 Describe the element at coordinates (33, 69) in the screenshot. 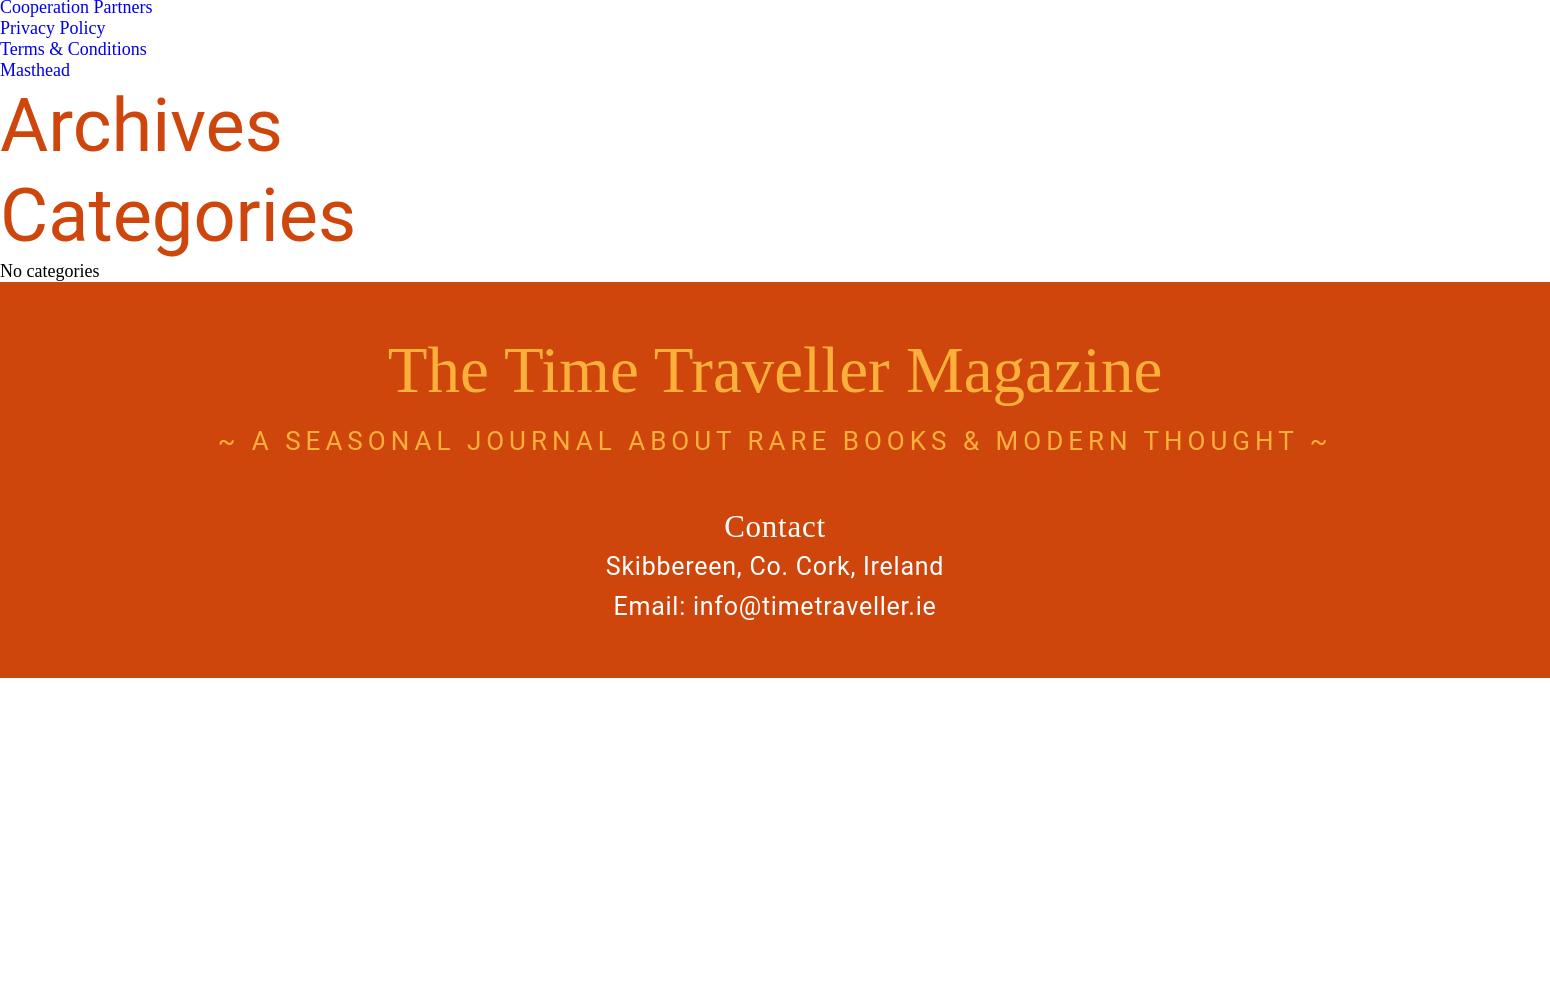

I see `'Masthead'` at that location.